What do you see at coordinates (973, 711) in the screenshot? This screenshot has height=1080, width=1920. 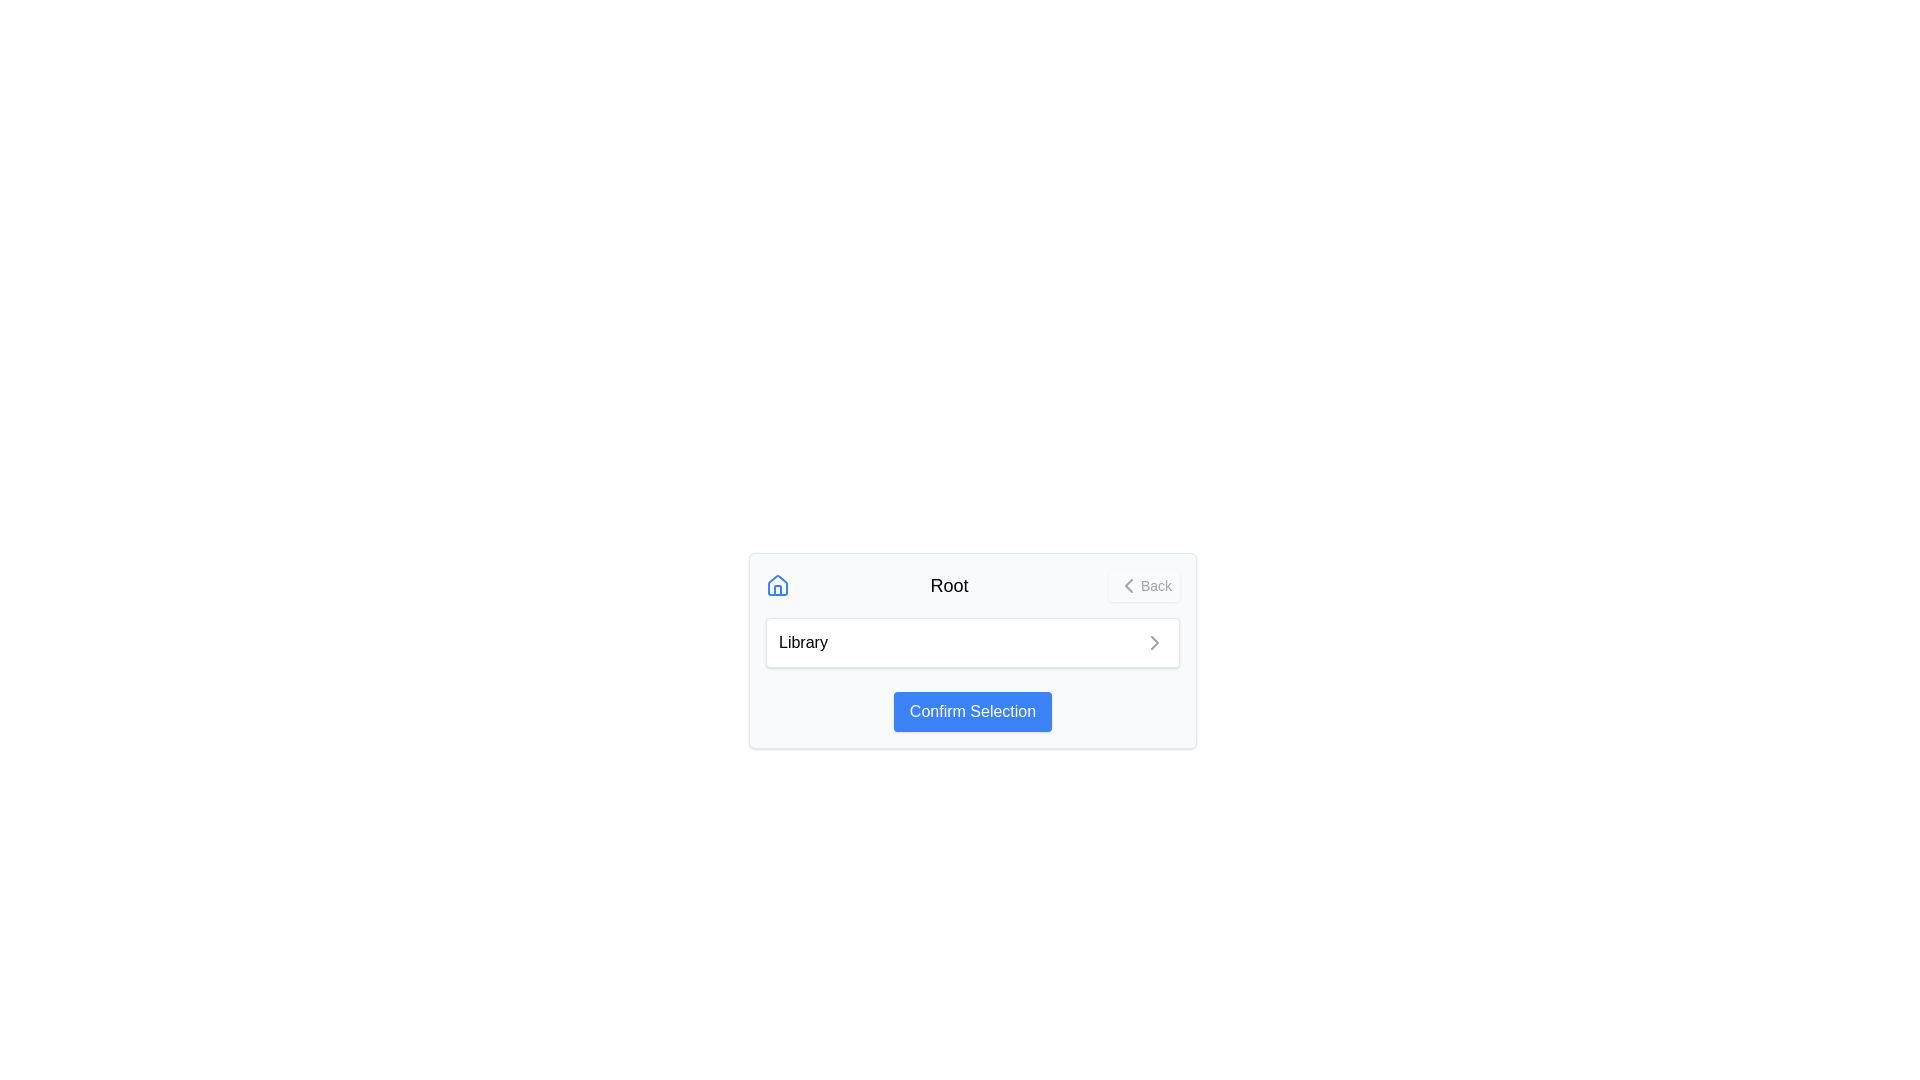 I see `the 'Confirm Selection' button, which is a rectangular button with a blue background and white text, located at the bottom of the panel` at bounding box center [973, 711].